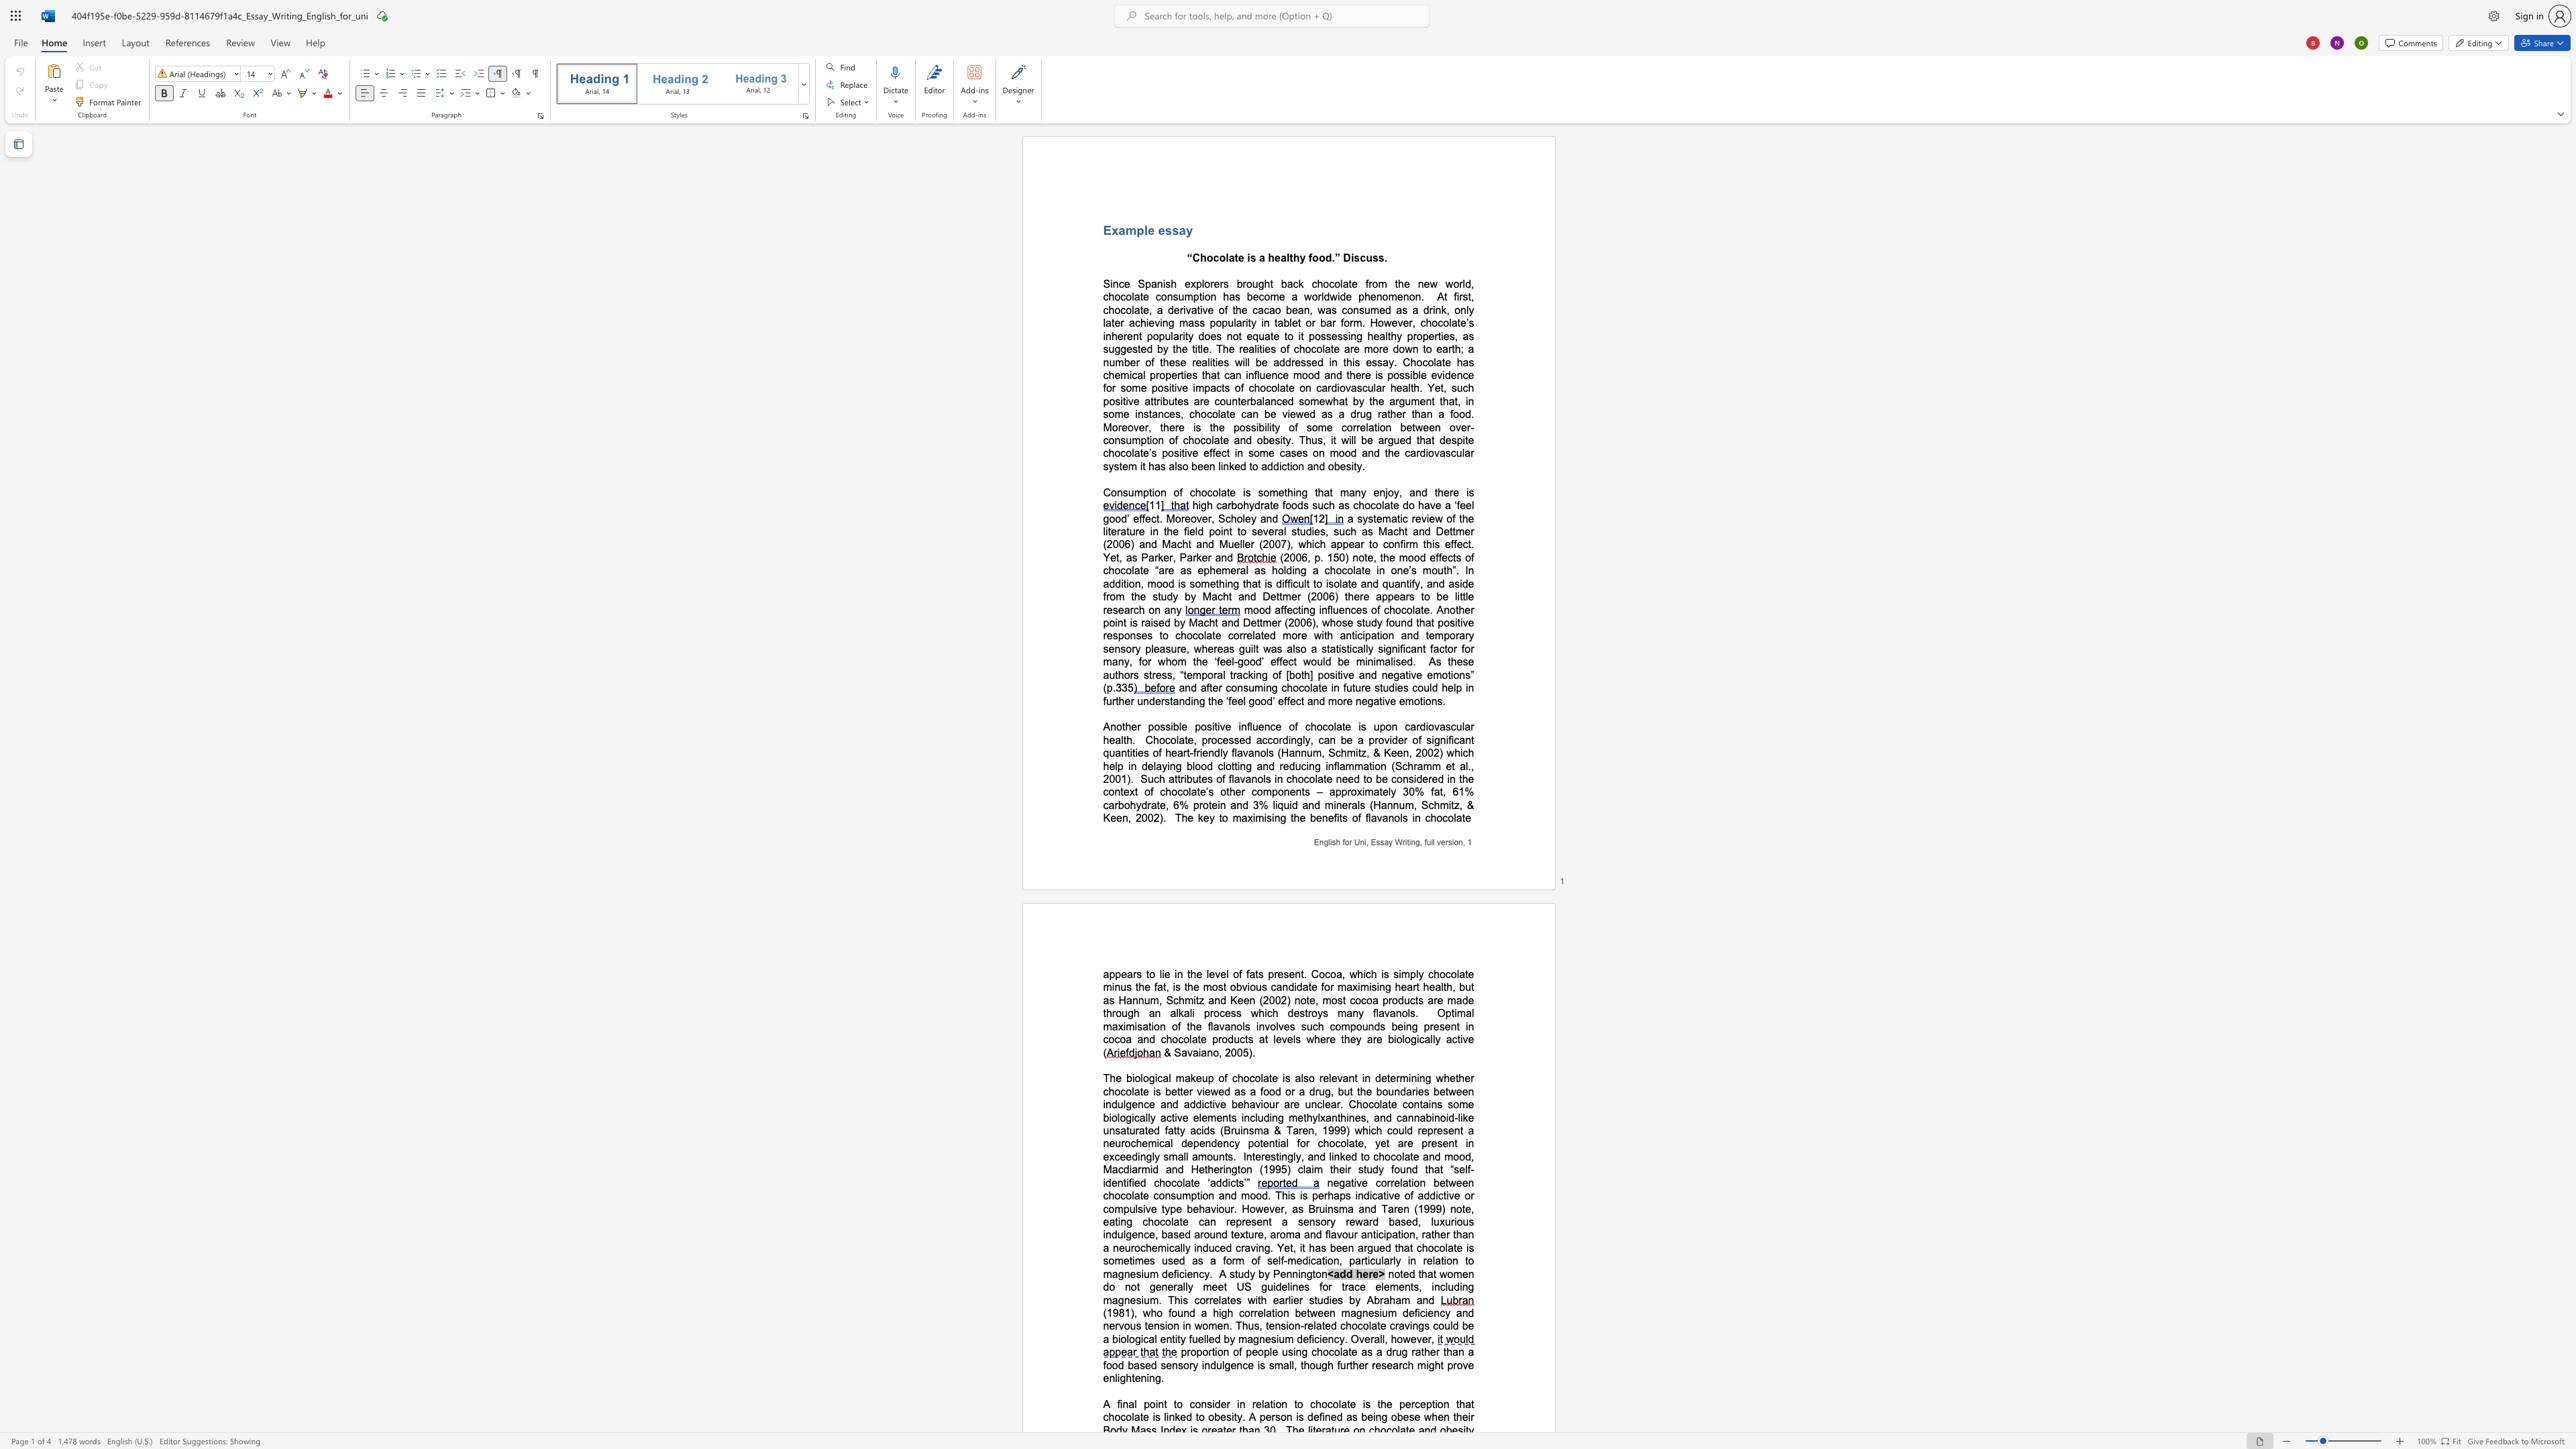  Describe the element at coordinates (1193, 739) in the screenshot. I see `the subset text ", processed accordingly, can be a provider of significant quan" within the text "Chocolate, processed accordingly, can be a provider of significant quantities of heart-friendly flavanols (Hannum, Schmitz, & Keen, 2002) which help in delaying blood clotting and reducing inflammation (Schramm et al., 2001)"` at that location.